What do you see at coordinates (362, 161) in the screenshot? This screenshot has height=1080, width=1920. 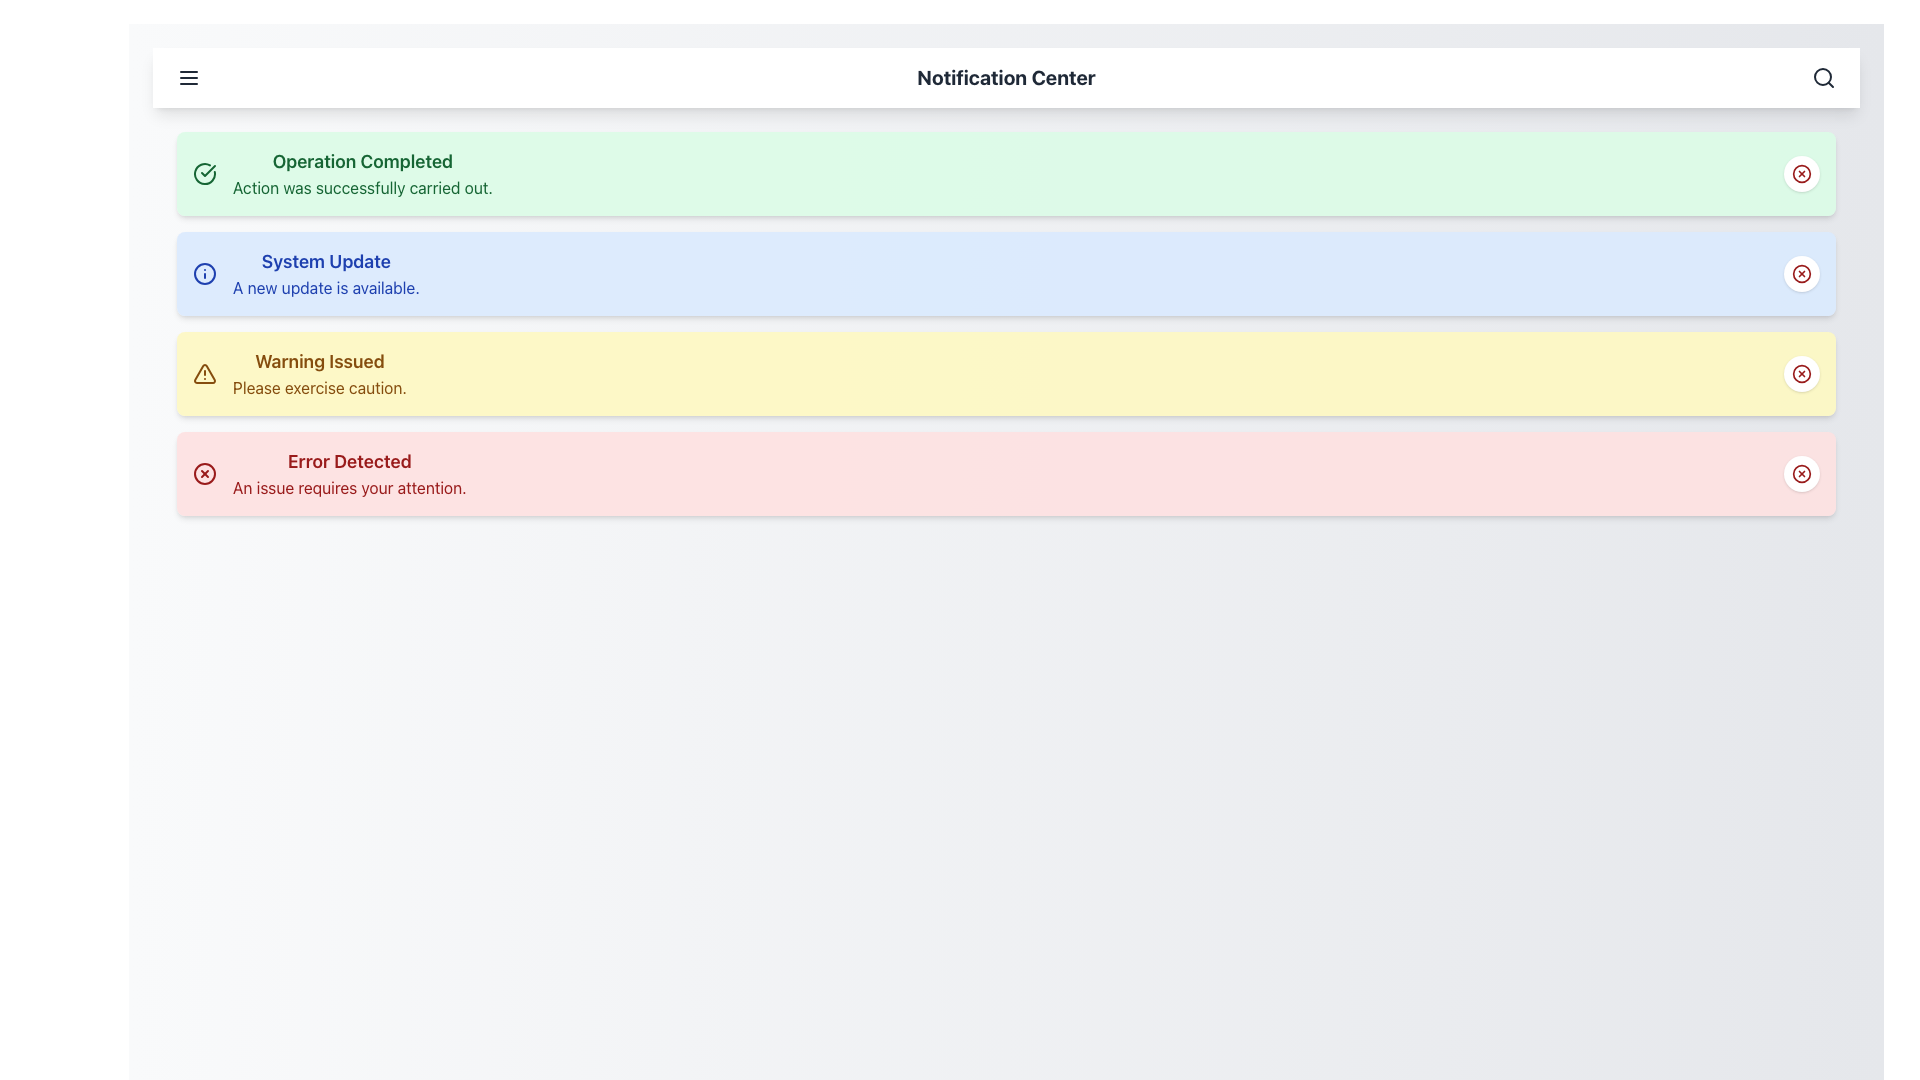 I see `the text label that reads 'Operation Completed', which is styled in bold and large green font, indicating a successful operation, located in the top-left area of the notification card` at bounding box center [362, 161].